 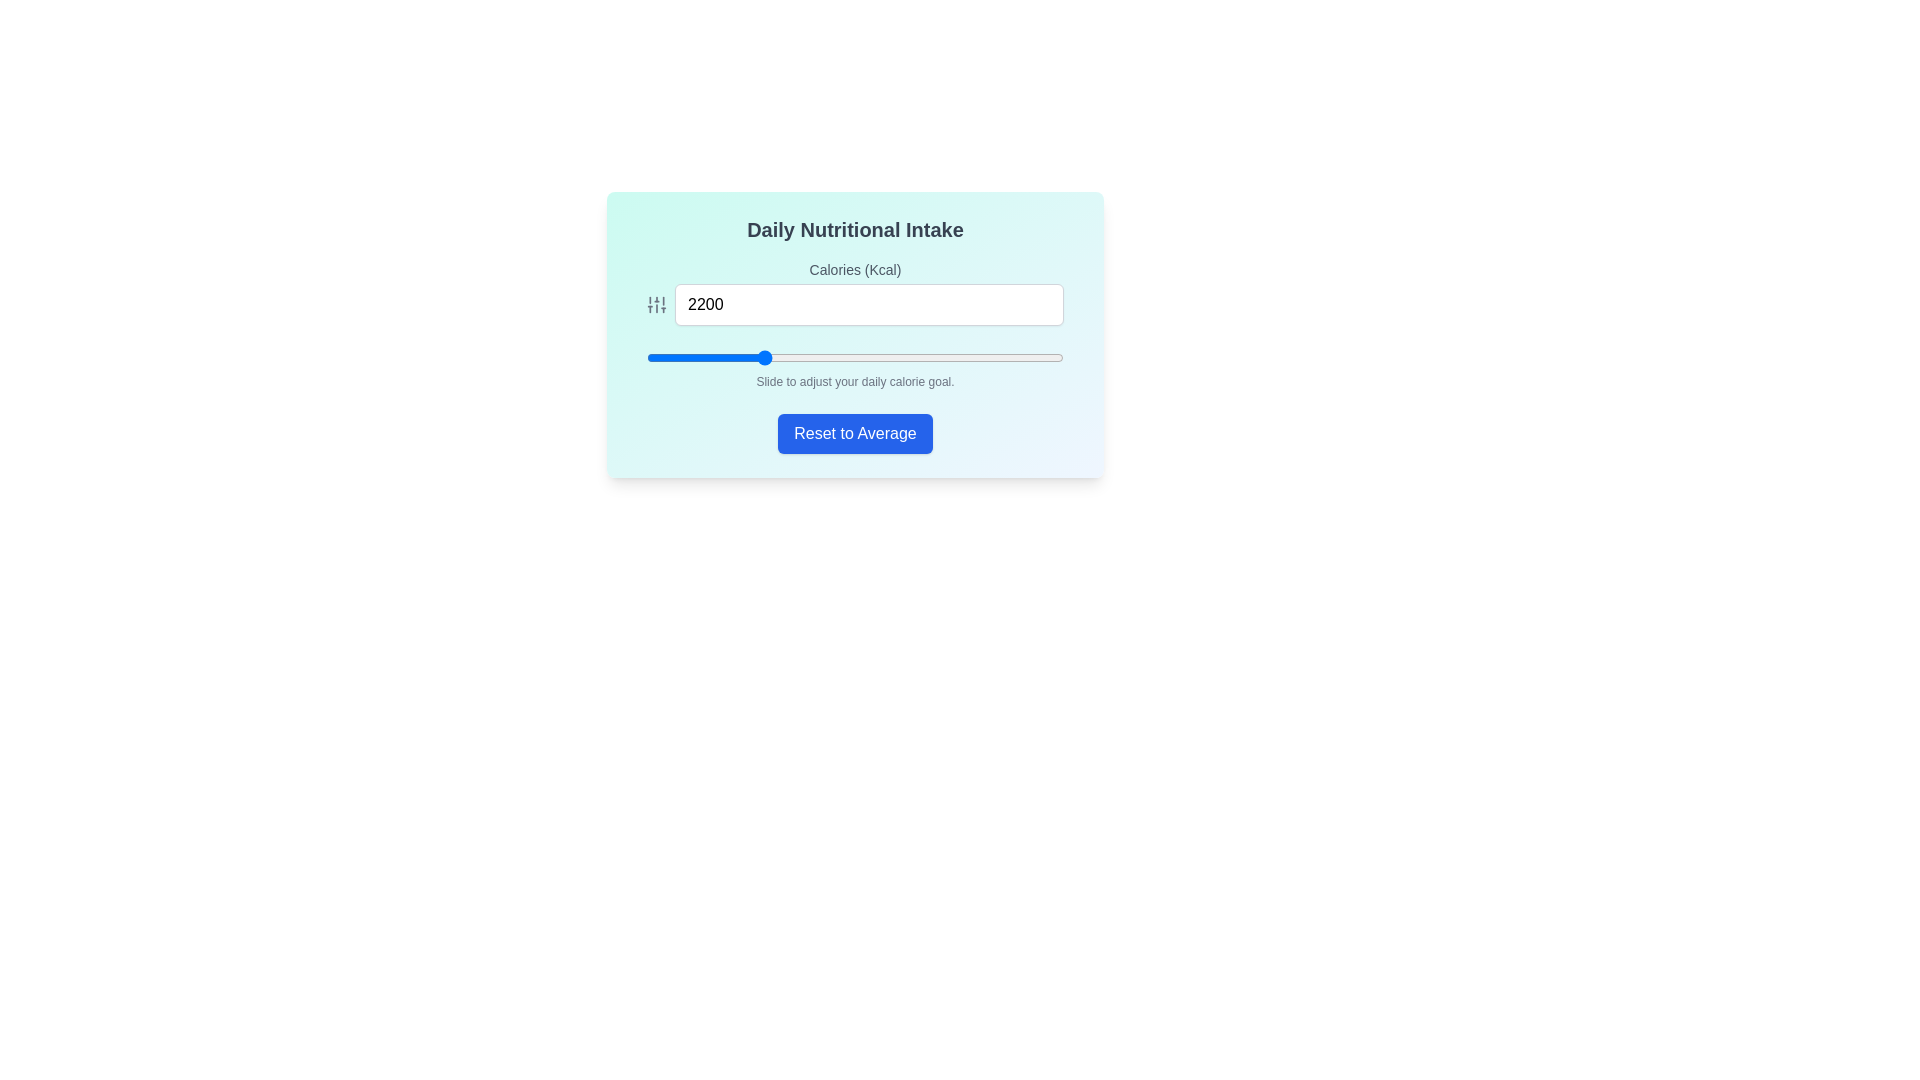 What do you see at coordinates (949, 357) in the screenshot?
I see `the calorie goal` at bounding box center [949, 357].